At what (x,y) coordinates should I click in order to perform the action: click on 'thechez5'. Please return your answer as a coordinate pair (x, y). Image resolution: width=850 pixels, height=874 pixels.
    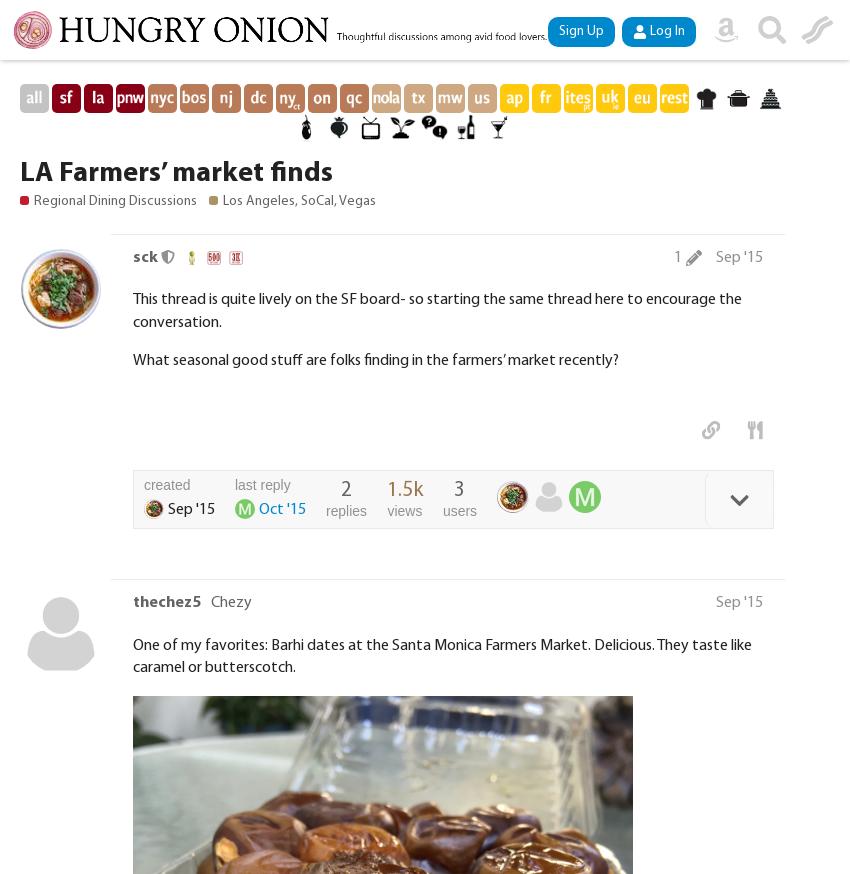
    Looking at the image, I should click on (167, 601).